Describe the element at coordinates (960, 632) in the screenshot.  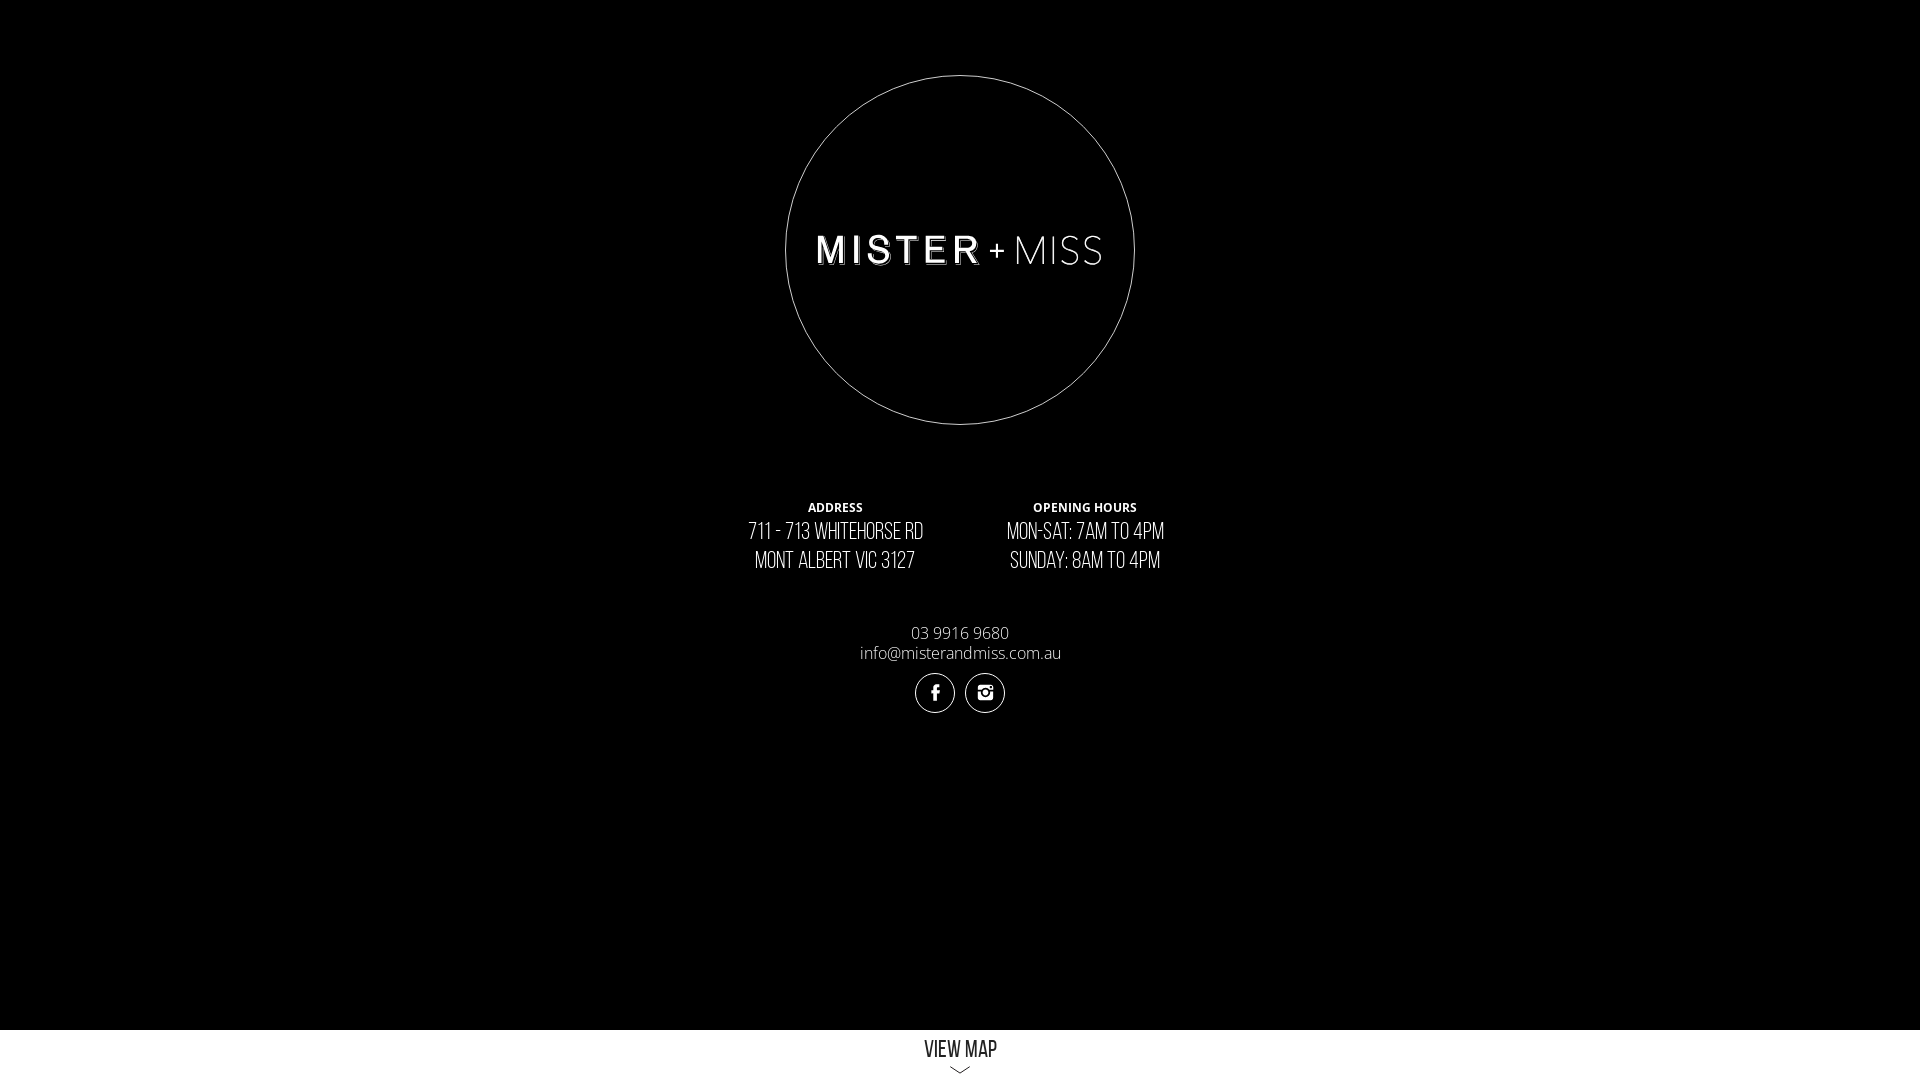
I see `'03 9916 9680'` at that location.